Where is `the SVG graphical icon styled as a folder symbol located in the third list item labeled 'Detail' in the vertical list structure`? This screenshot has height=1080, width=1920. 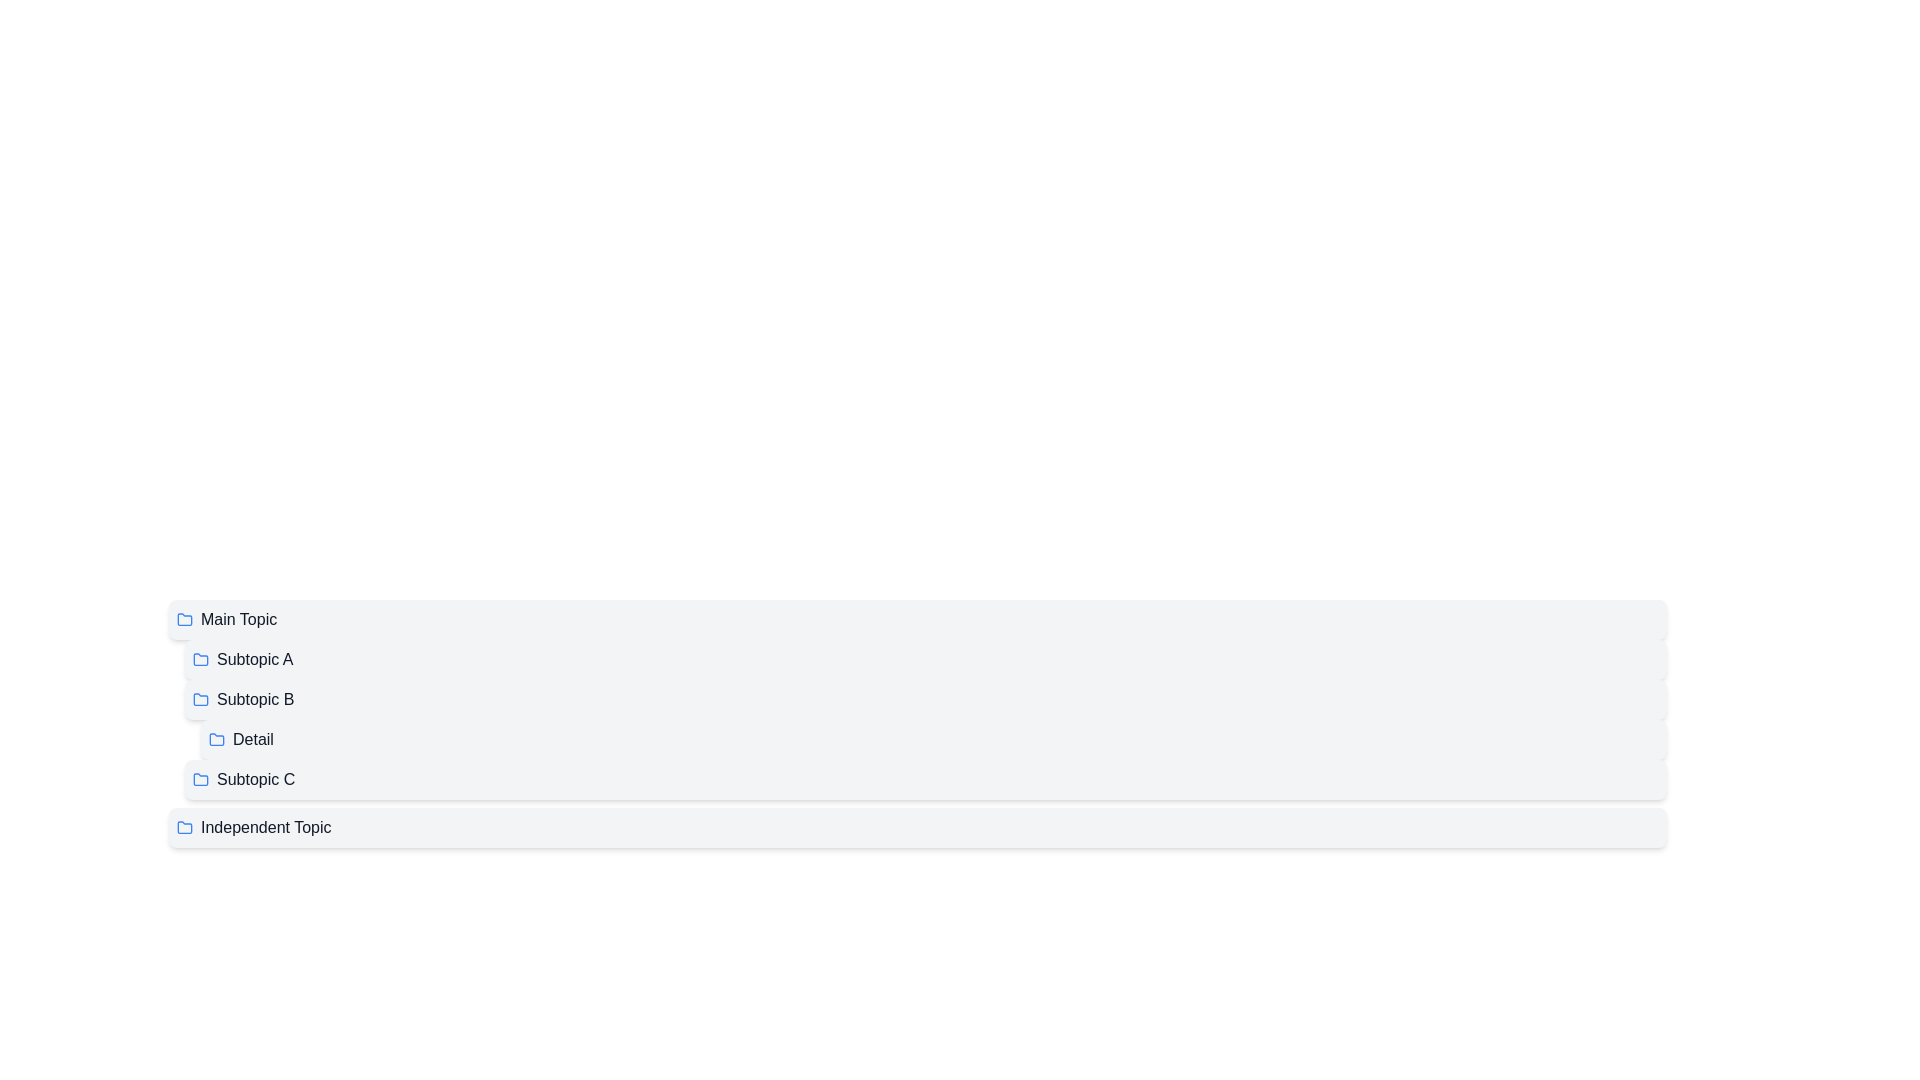 the SVG graphical icon styled as a folder symbol located in the third list item labeled 'Detail' in the vertical list structure is located at coordinates (216, 739).